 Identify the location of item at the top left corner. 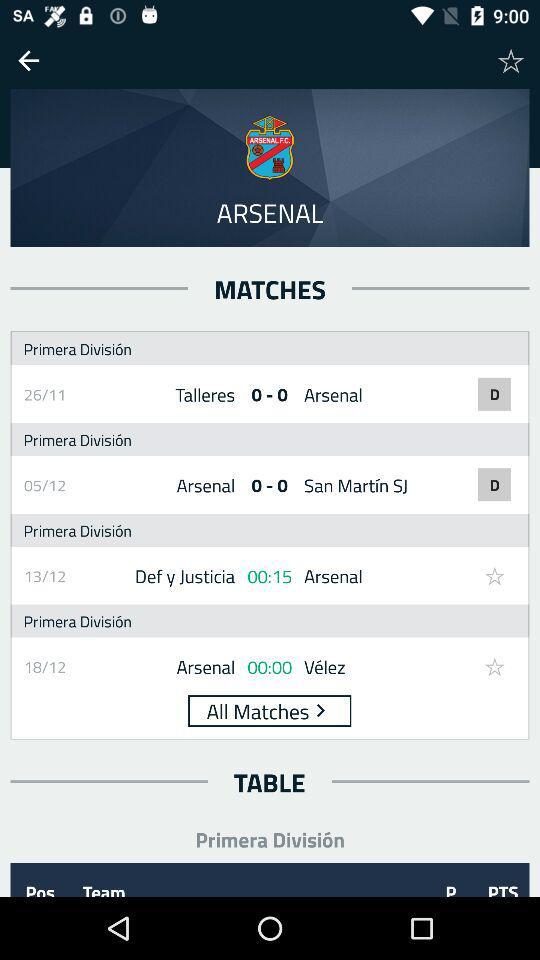
(27, 59).